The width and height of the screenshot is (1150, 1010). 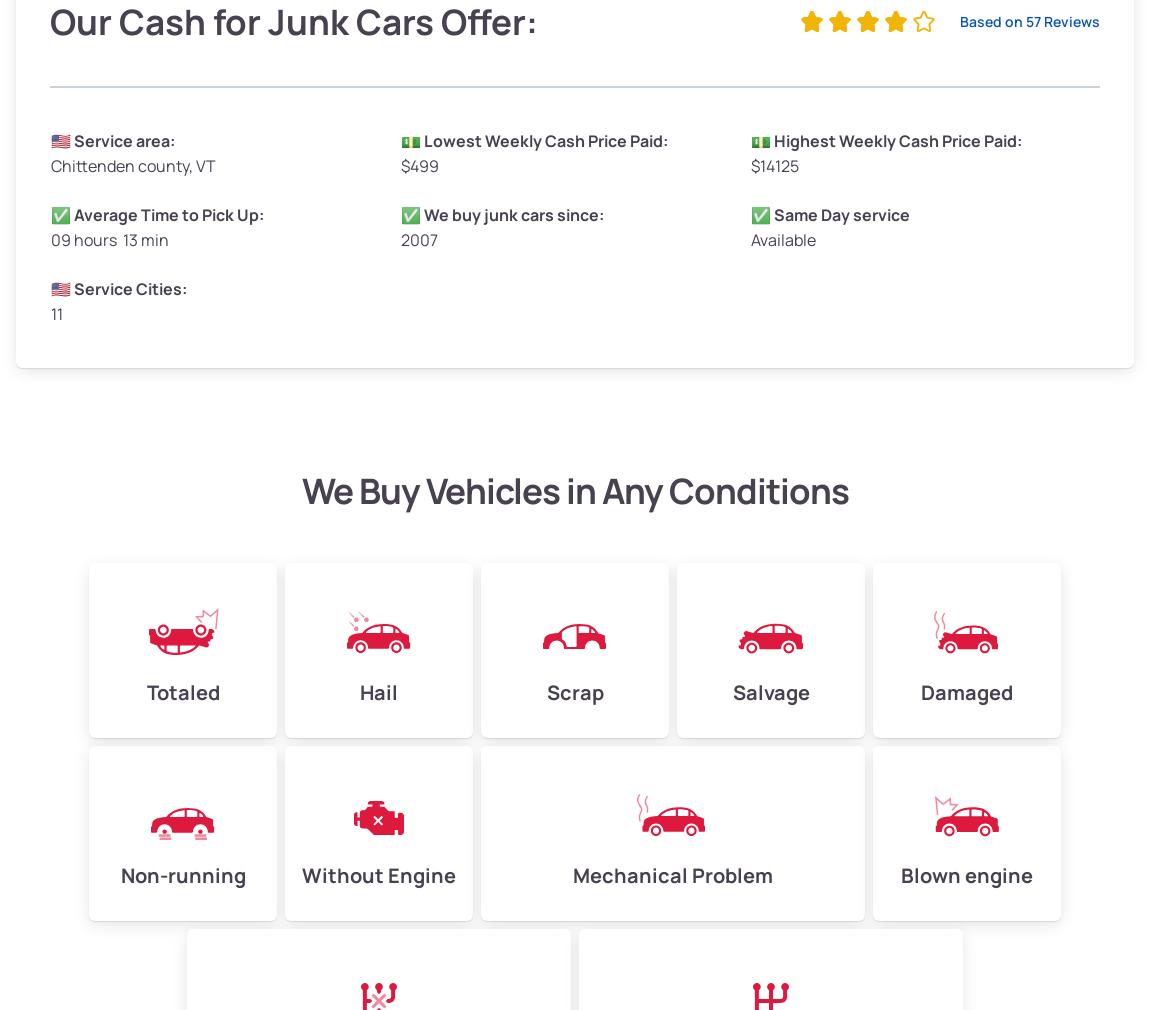 I want to click on 'Without Engine', so click(x=379, y=875).